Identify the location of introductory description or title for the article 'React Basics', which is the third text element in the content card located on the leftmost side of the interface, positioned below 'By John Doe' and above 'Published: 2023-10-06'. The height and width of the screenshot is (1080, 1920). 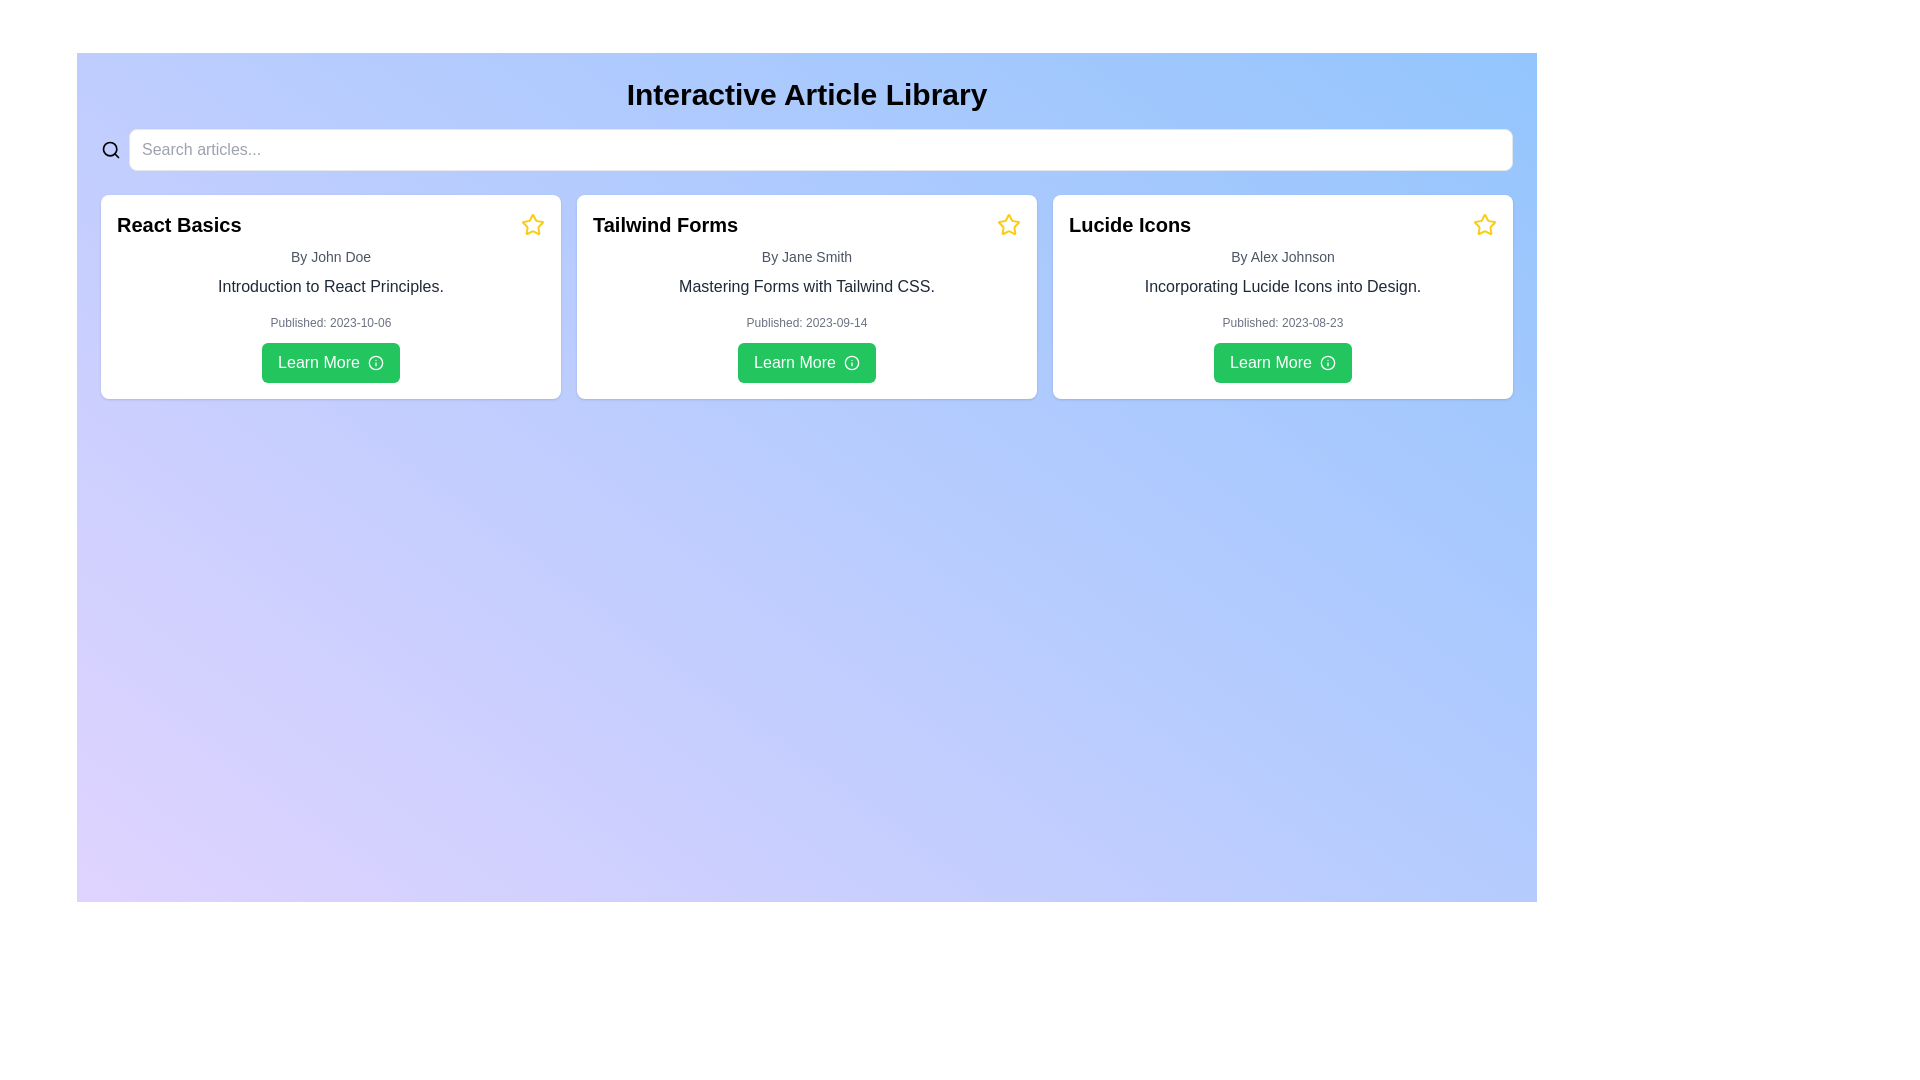
(331, 286).